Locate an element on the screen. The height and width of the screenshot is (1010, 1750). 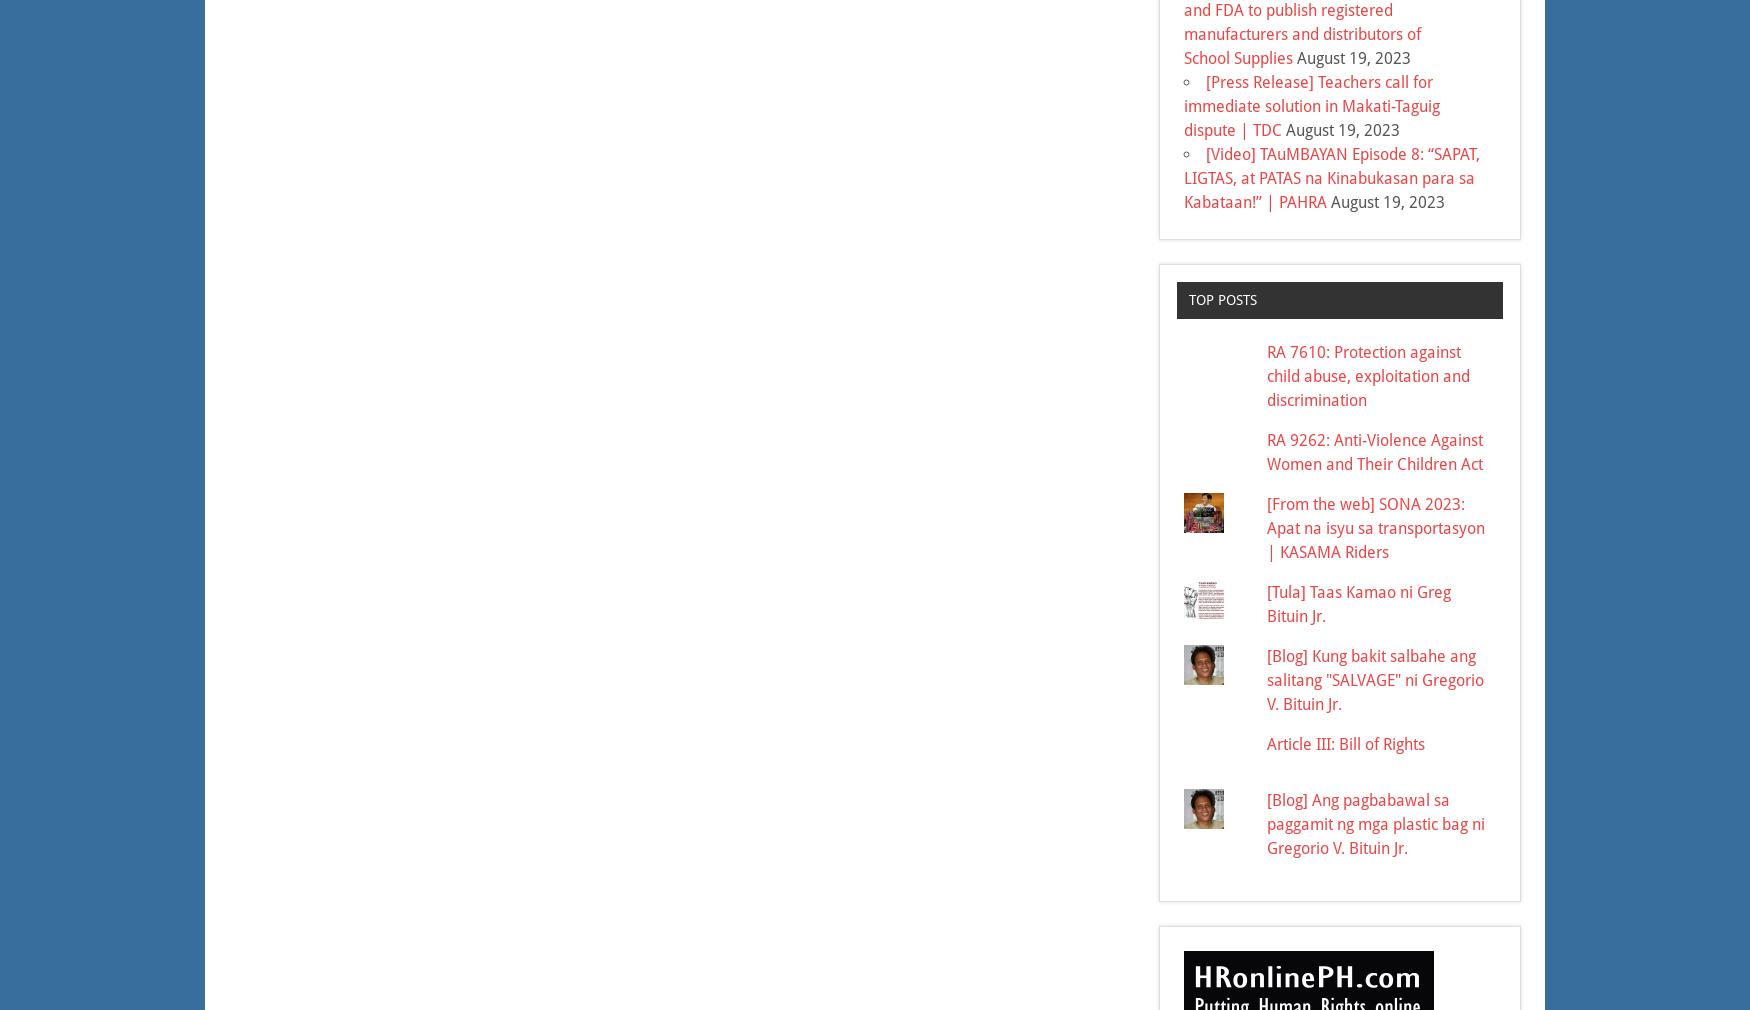
'Article III: Bill of Rights' is located at coordinates (1345, 742).